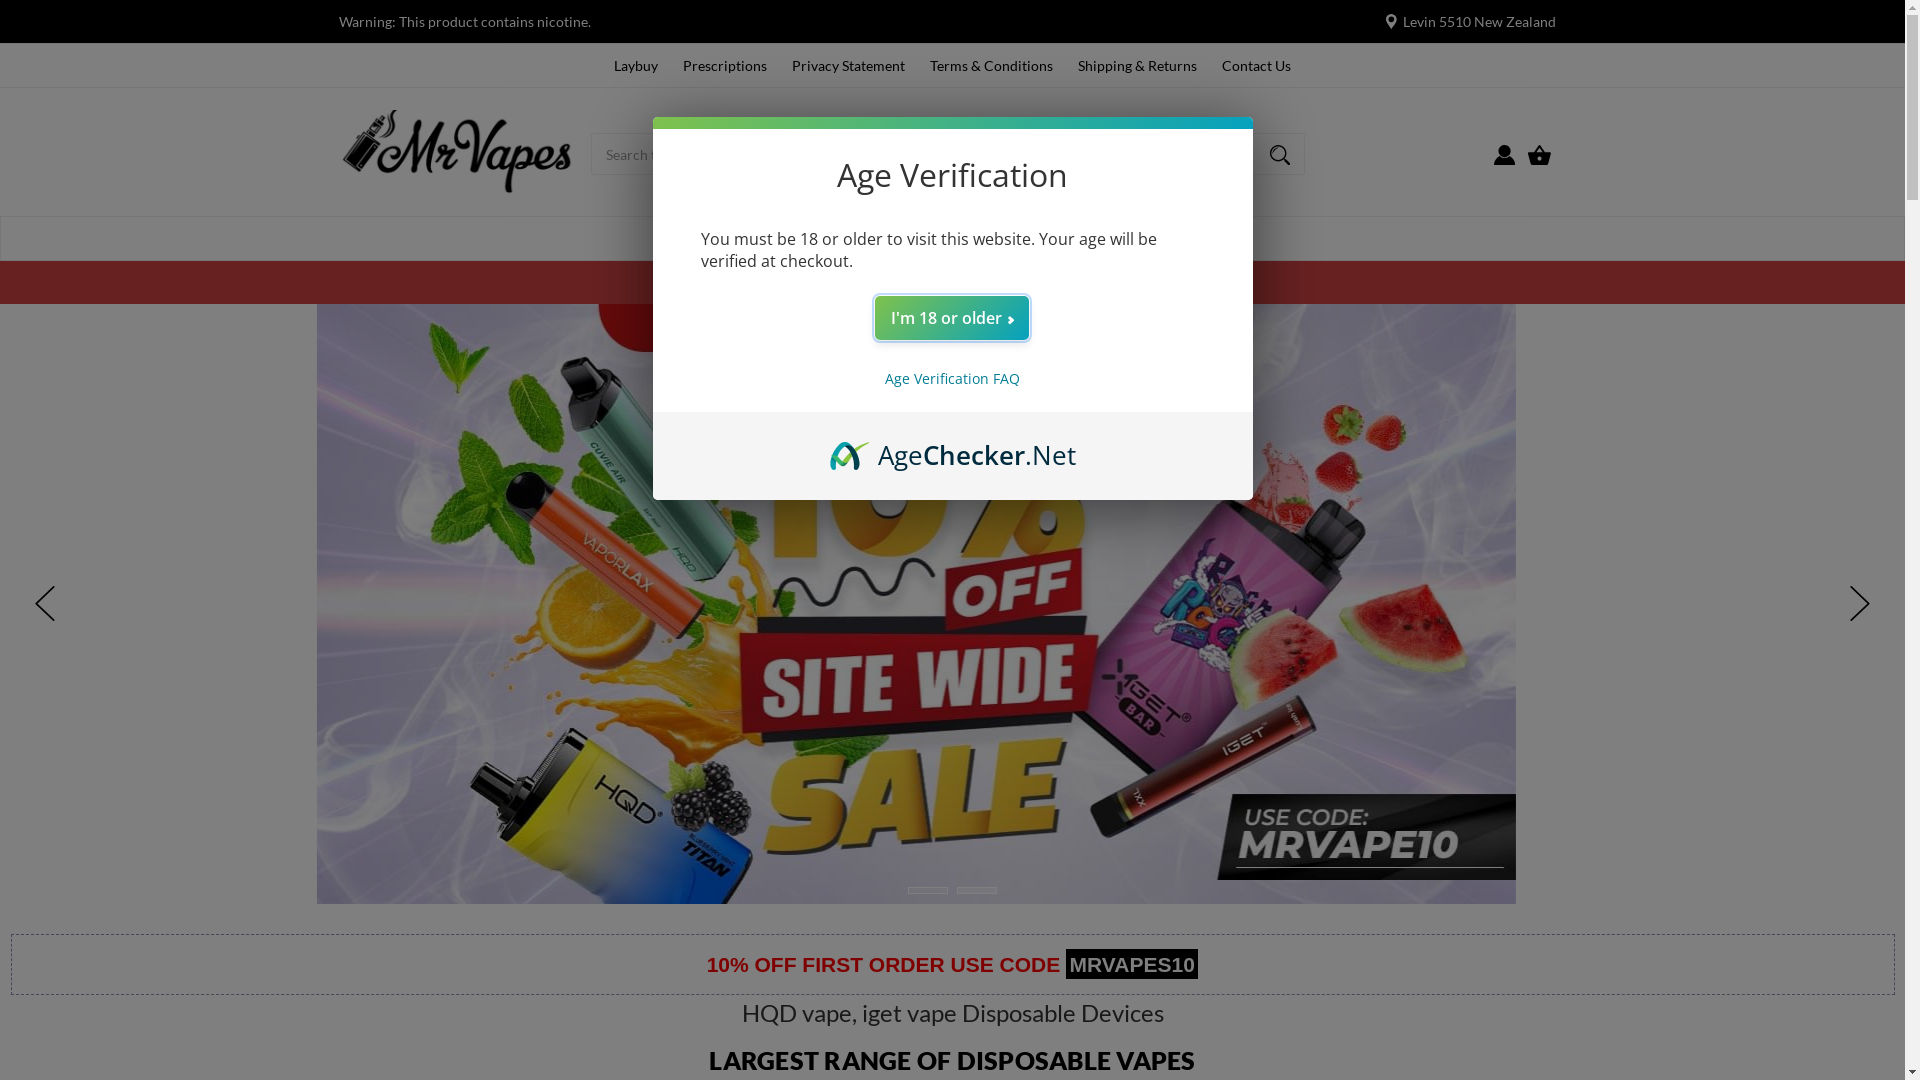 The image size is (1920, 1080). What do you see at coordinates (848, 64) in the screenshot?
I see `'Privacy Statement'` at bounding box center [848, 64].